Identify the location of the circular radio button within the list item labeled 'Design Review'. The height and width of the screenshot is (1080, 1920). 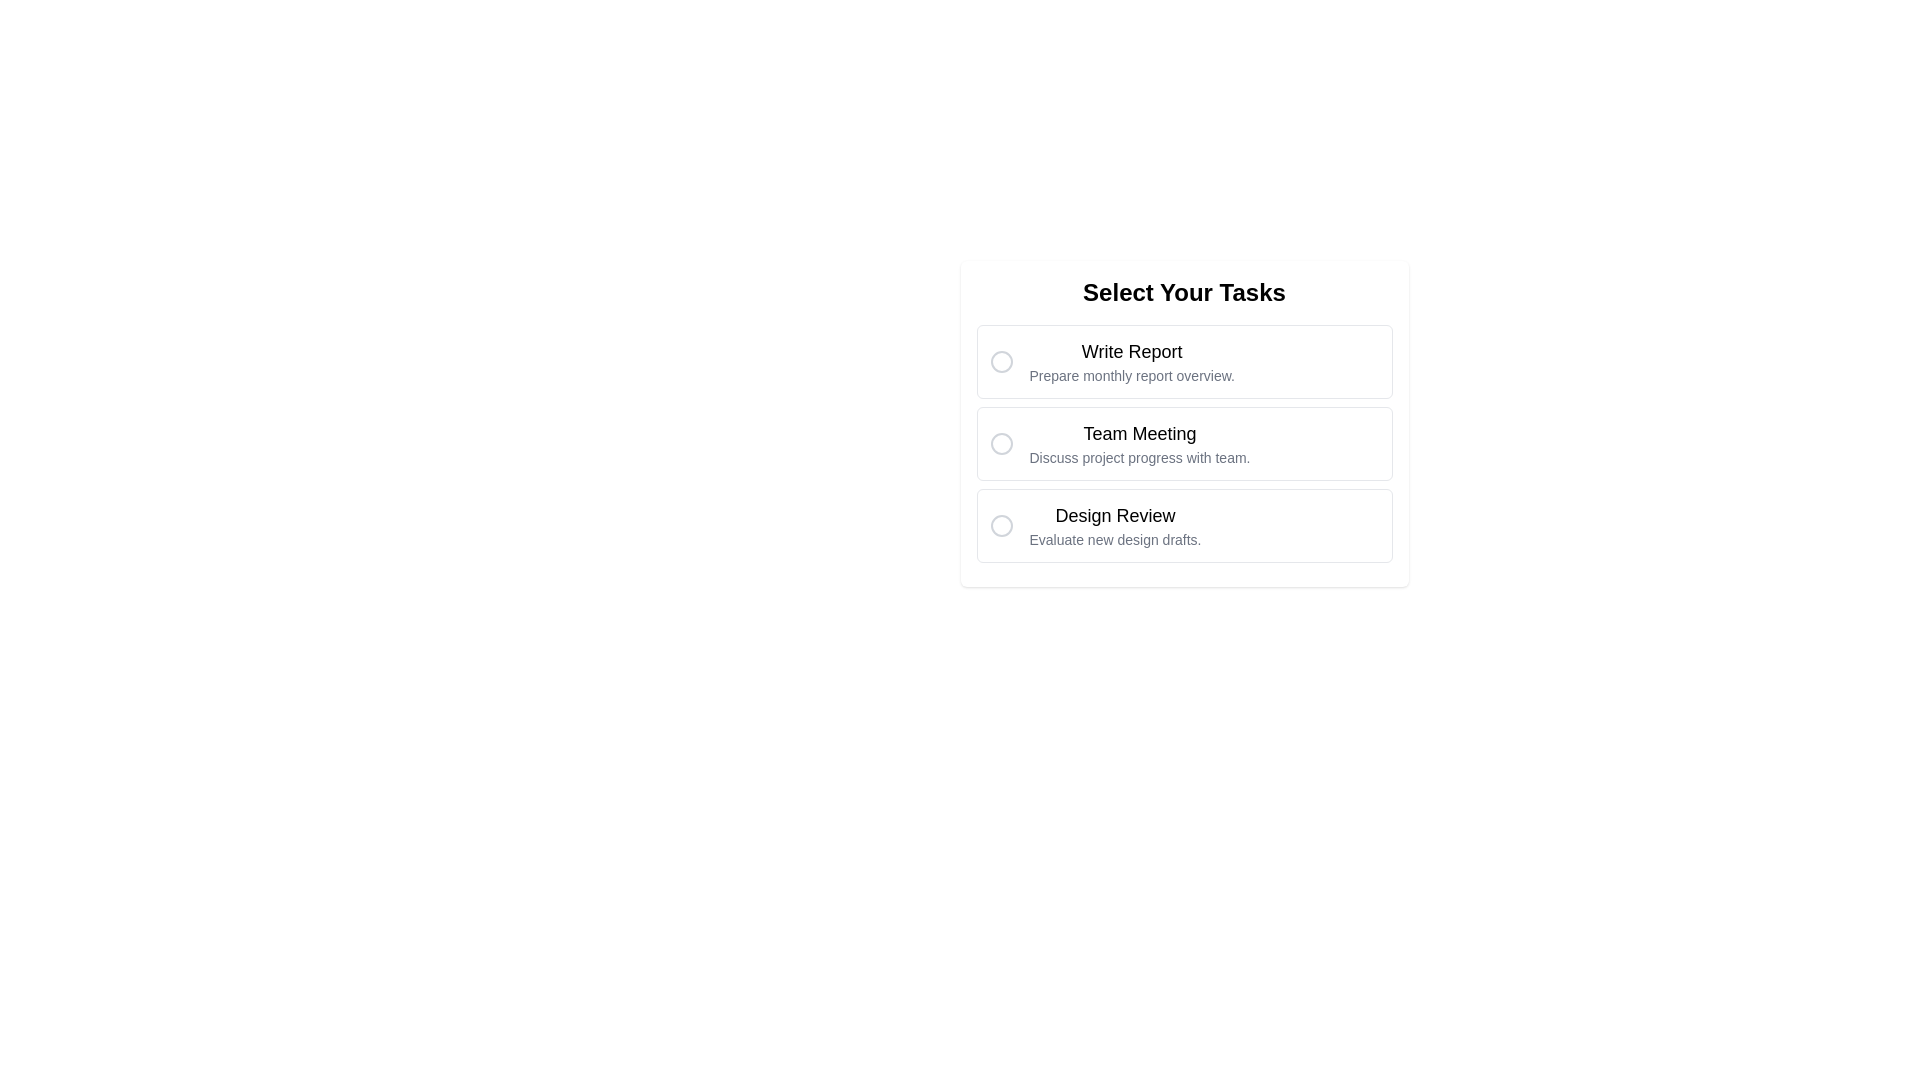
(1001, 524).